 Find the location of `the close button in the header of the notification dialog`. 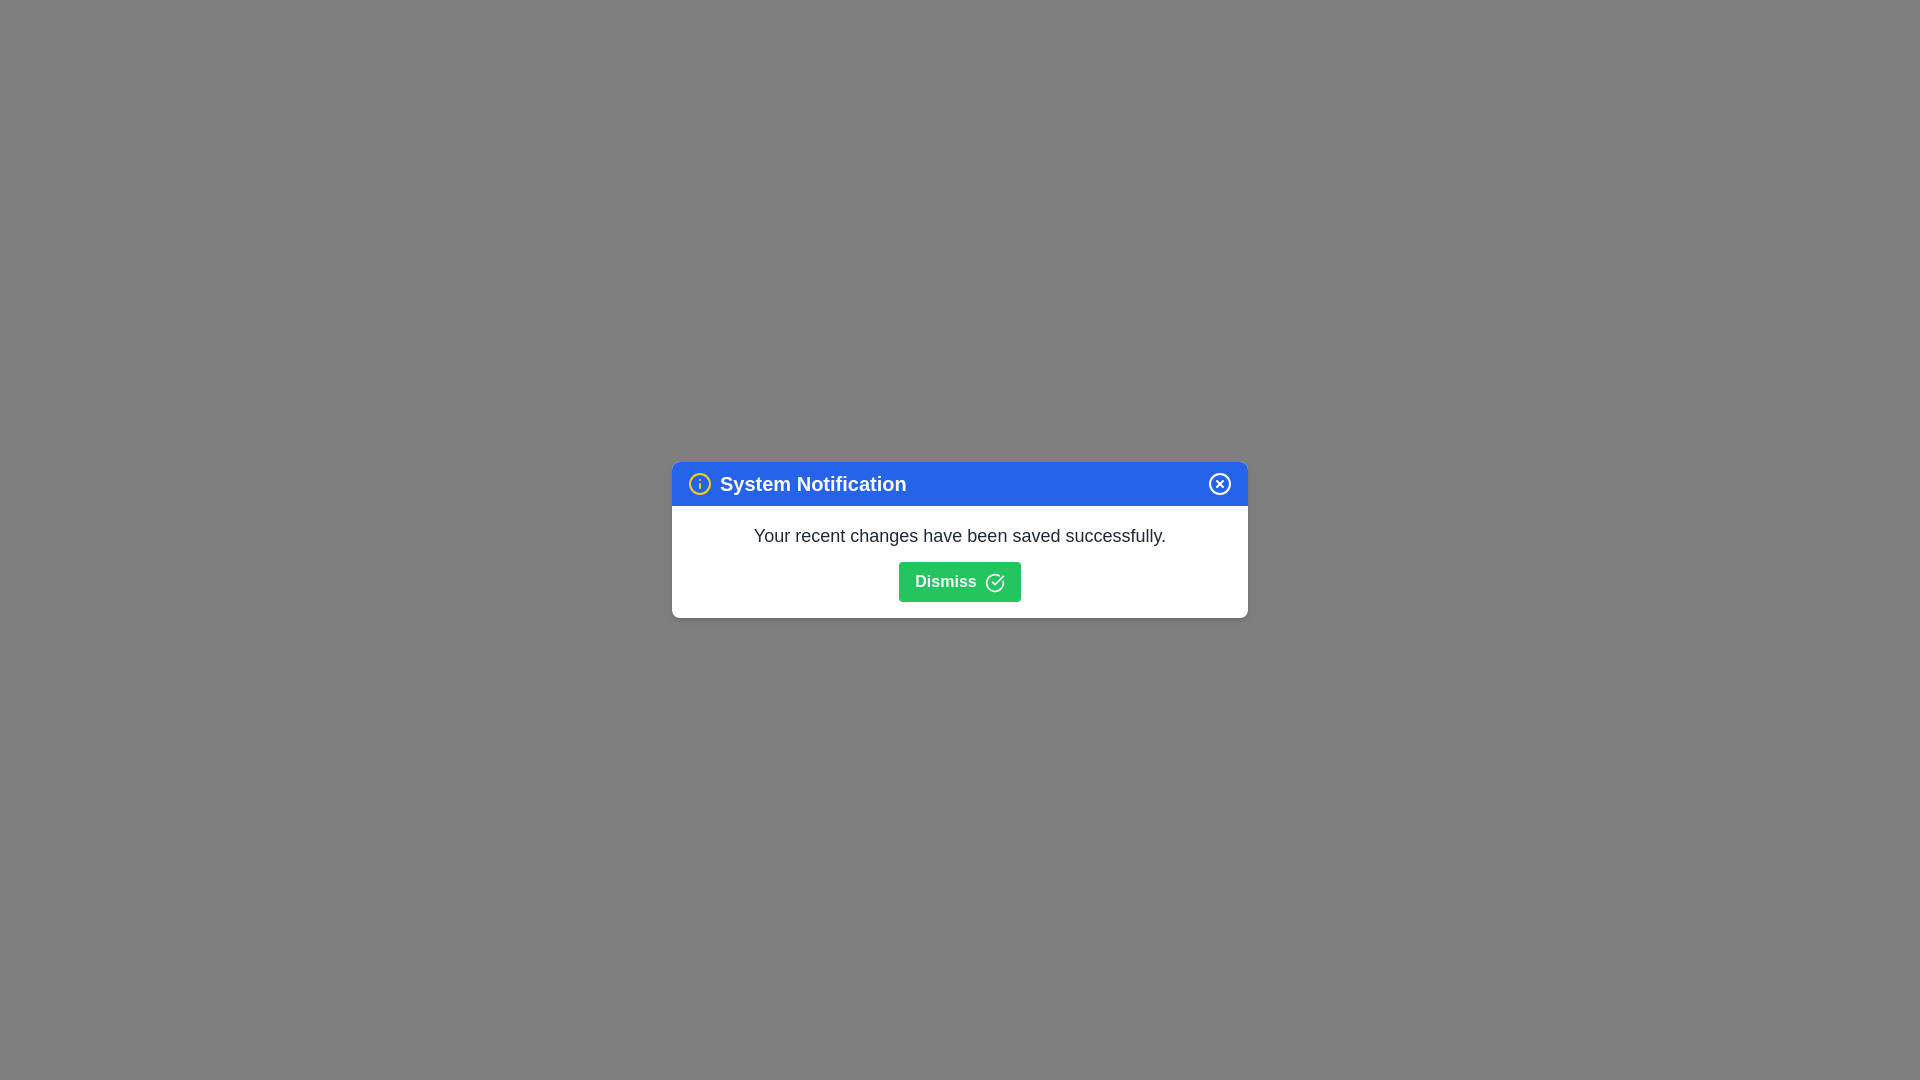

the close button in the header of the notification dialog is located at coordinates (1218, 483).